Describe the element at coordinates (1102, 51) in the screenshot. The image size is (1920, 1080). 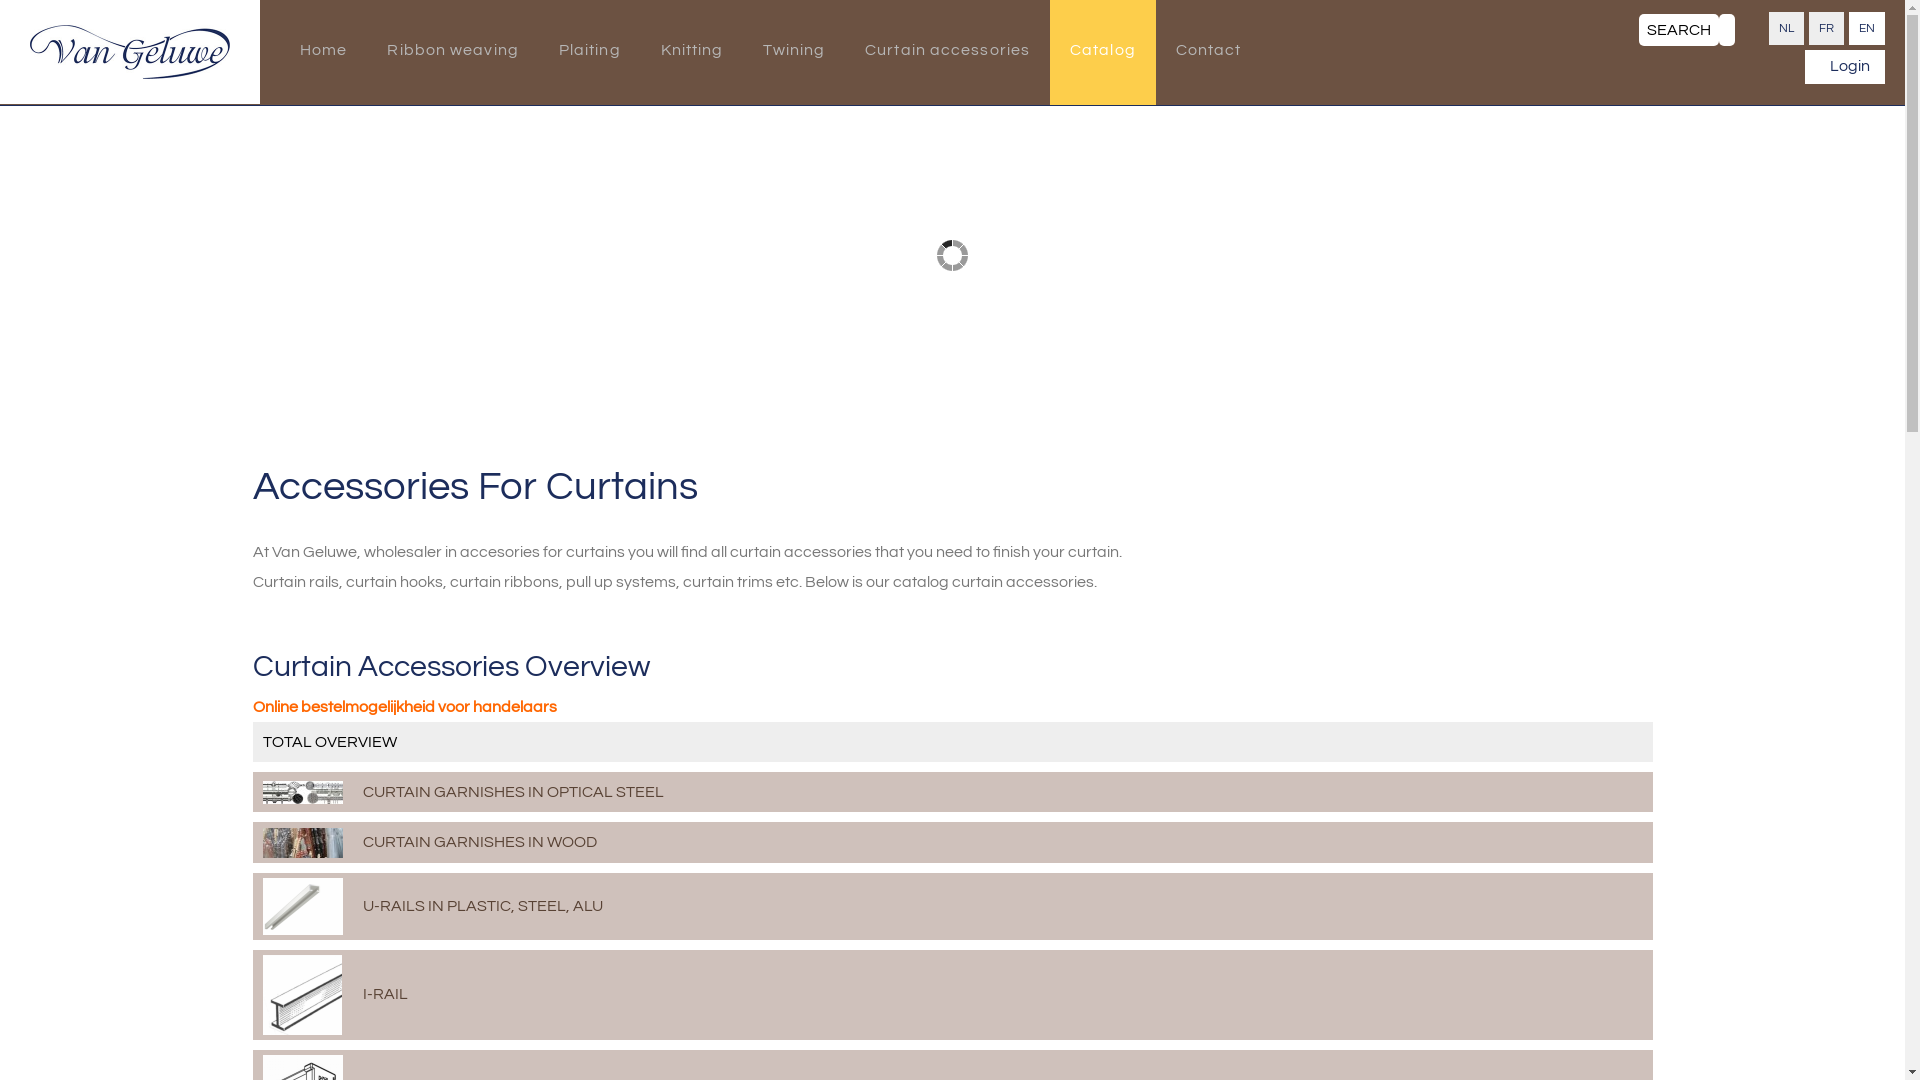
I see `'Catalog'` at that location.